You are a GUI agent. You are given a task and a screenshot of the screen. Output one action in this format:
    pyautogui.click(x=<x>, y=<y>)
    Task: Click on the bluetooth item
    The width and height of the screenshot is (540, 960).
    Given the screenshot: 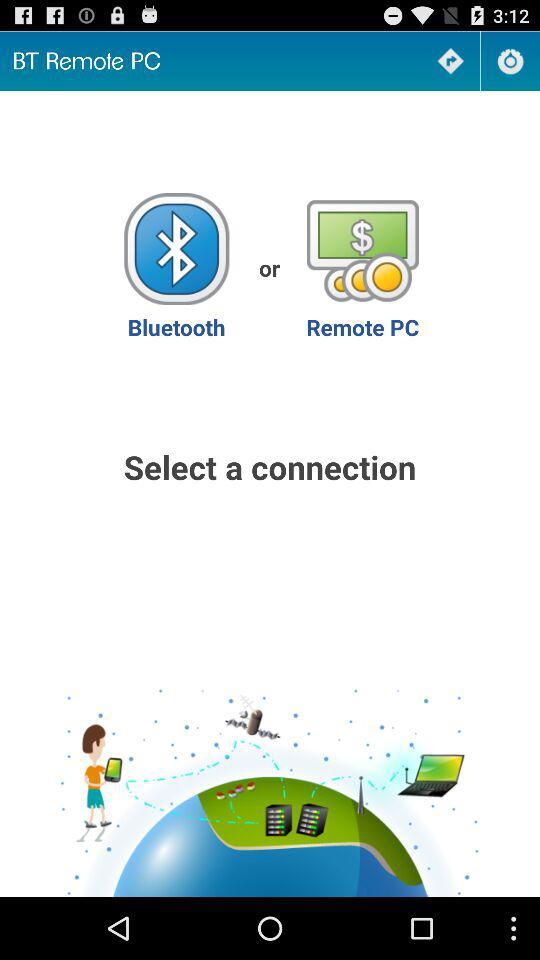 What is the action you would take?
    pyautogui.click(x=176, y=266)
    